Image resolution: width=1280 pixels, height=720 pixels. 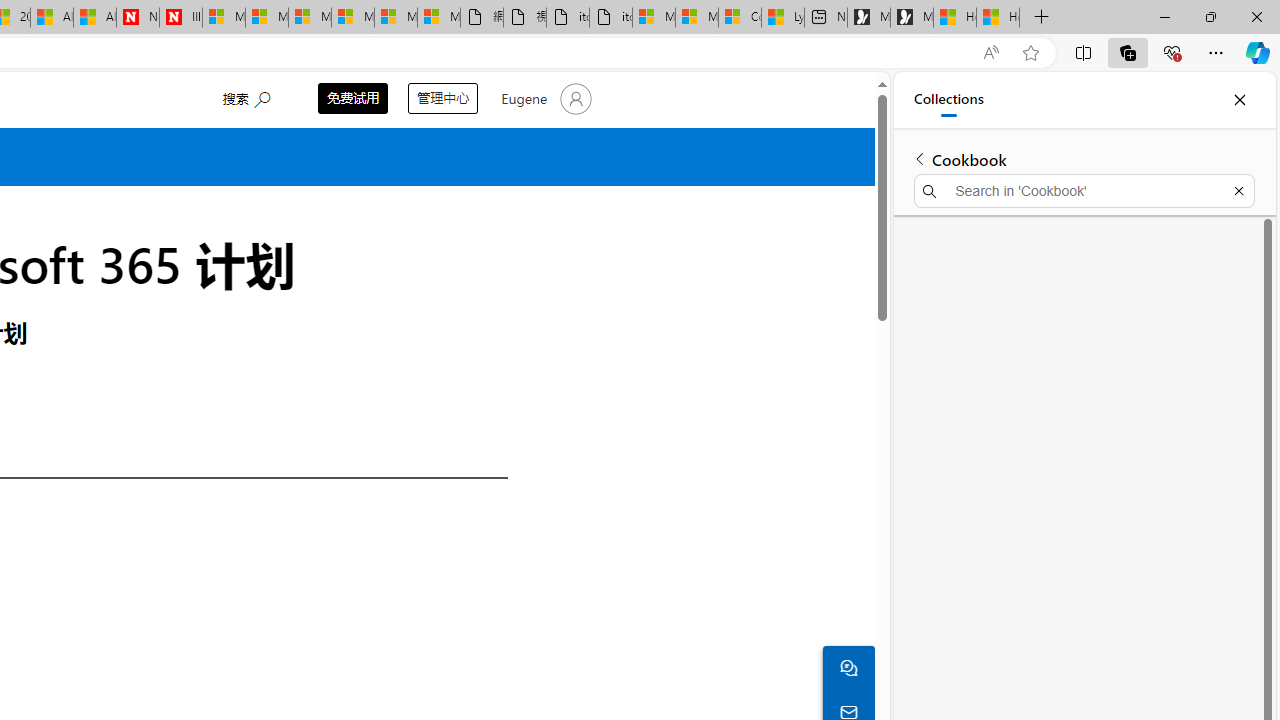 I want to click on 'Back to list of collections', so click(x=919, y=158).